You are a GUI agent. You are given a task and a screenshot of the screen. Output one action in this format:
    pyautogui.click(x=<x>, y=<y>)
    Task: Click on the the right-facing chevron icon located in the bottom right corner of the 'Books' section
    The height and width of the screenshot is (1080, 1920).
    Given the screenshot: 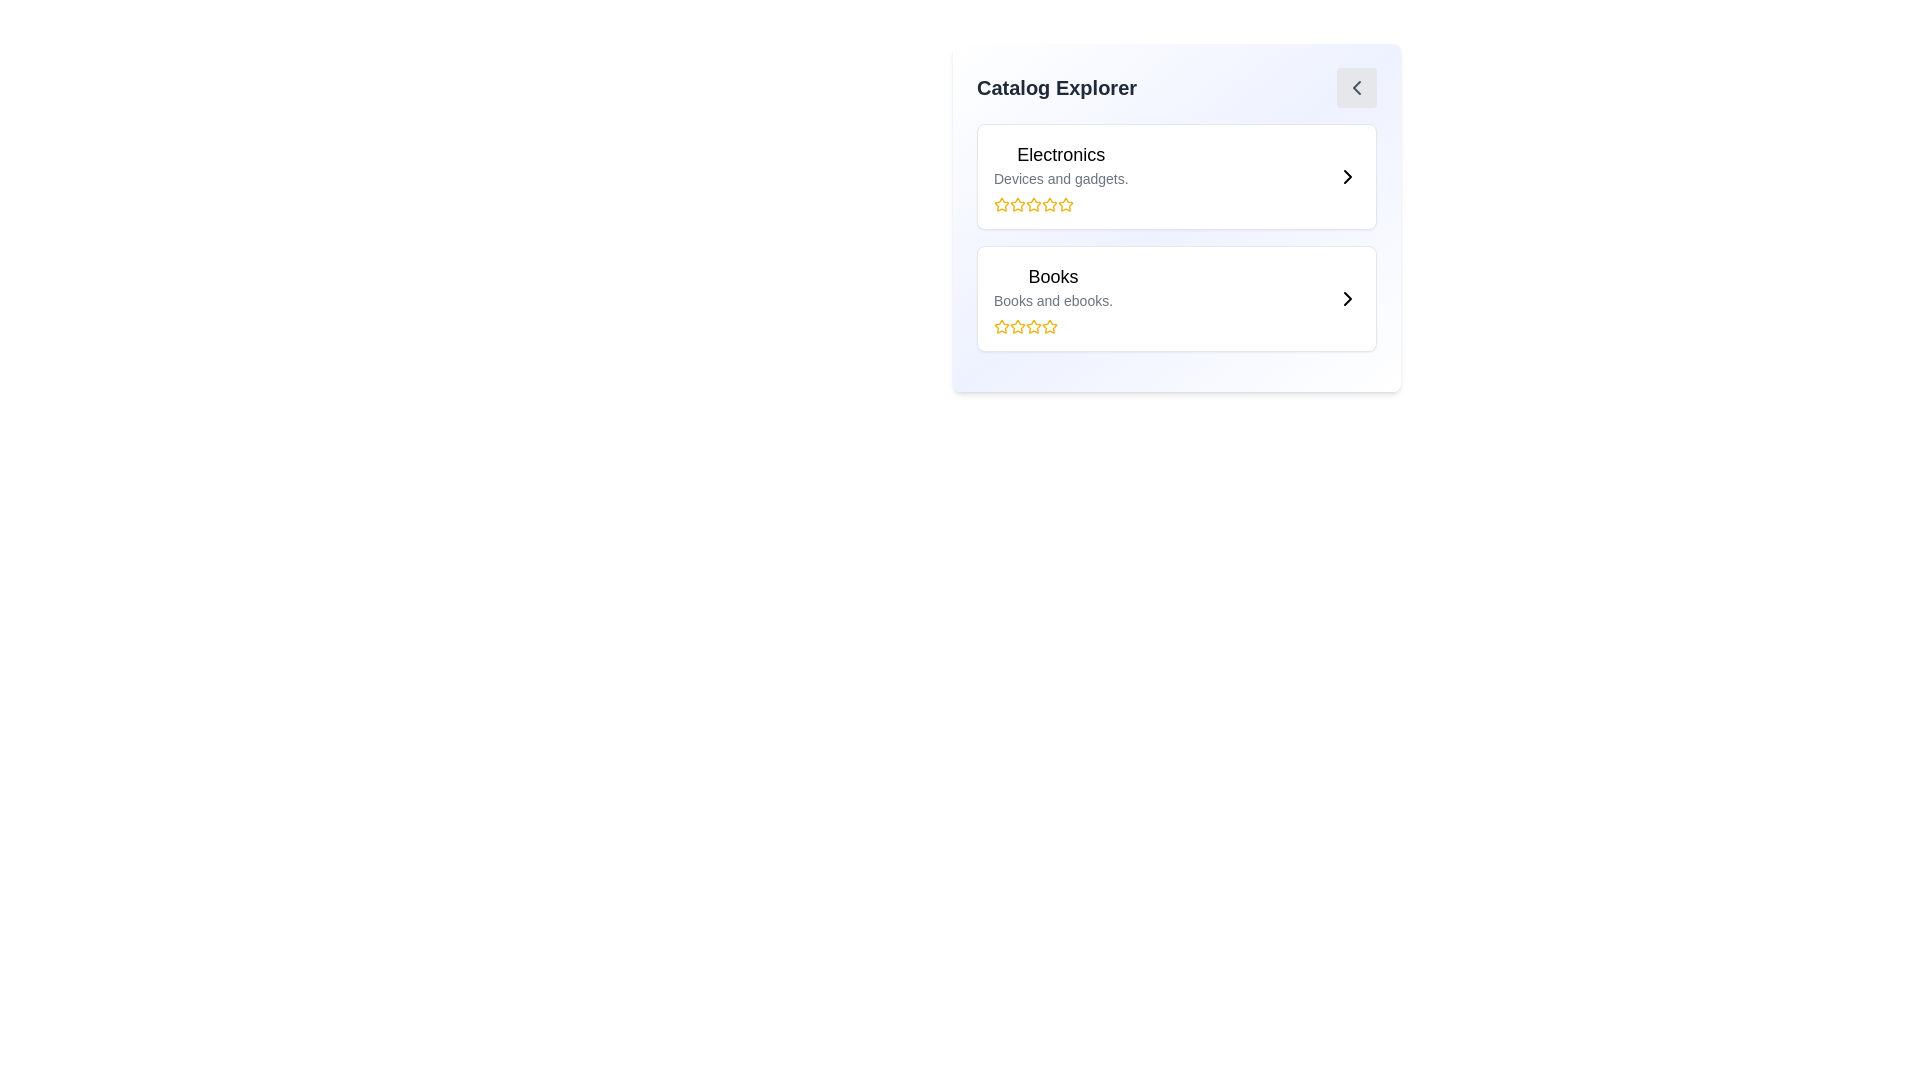 What is the action you would take?
    pyautogui.click(x=1348, y=299)
    